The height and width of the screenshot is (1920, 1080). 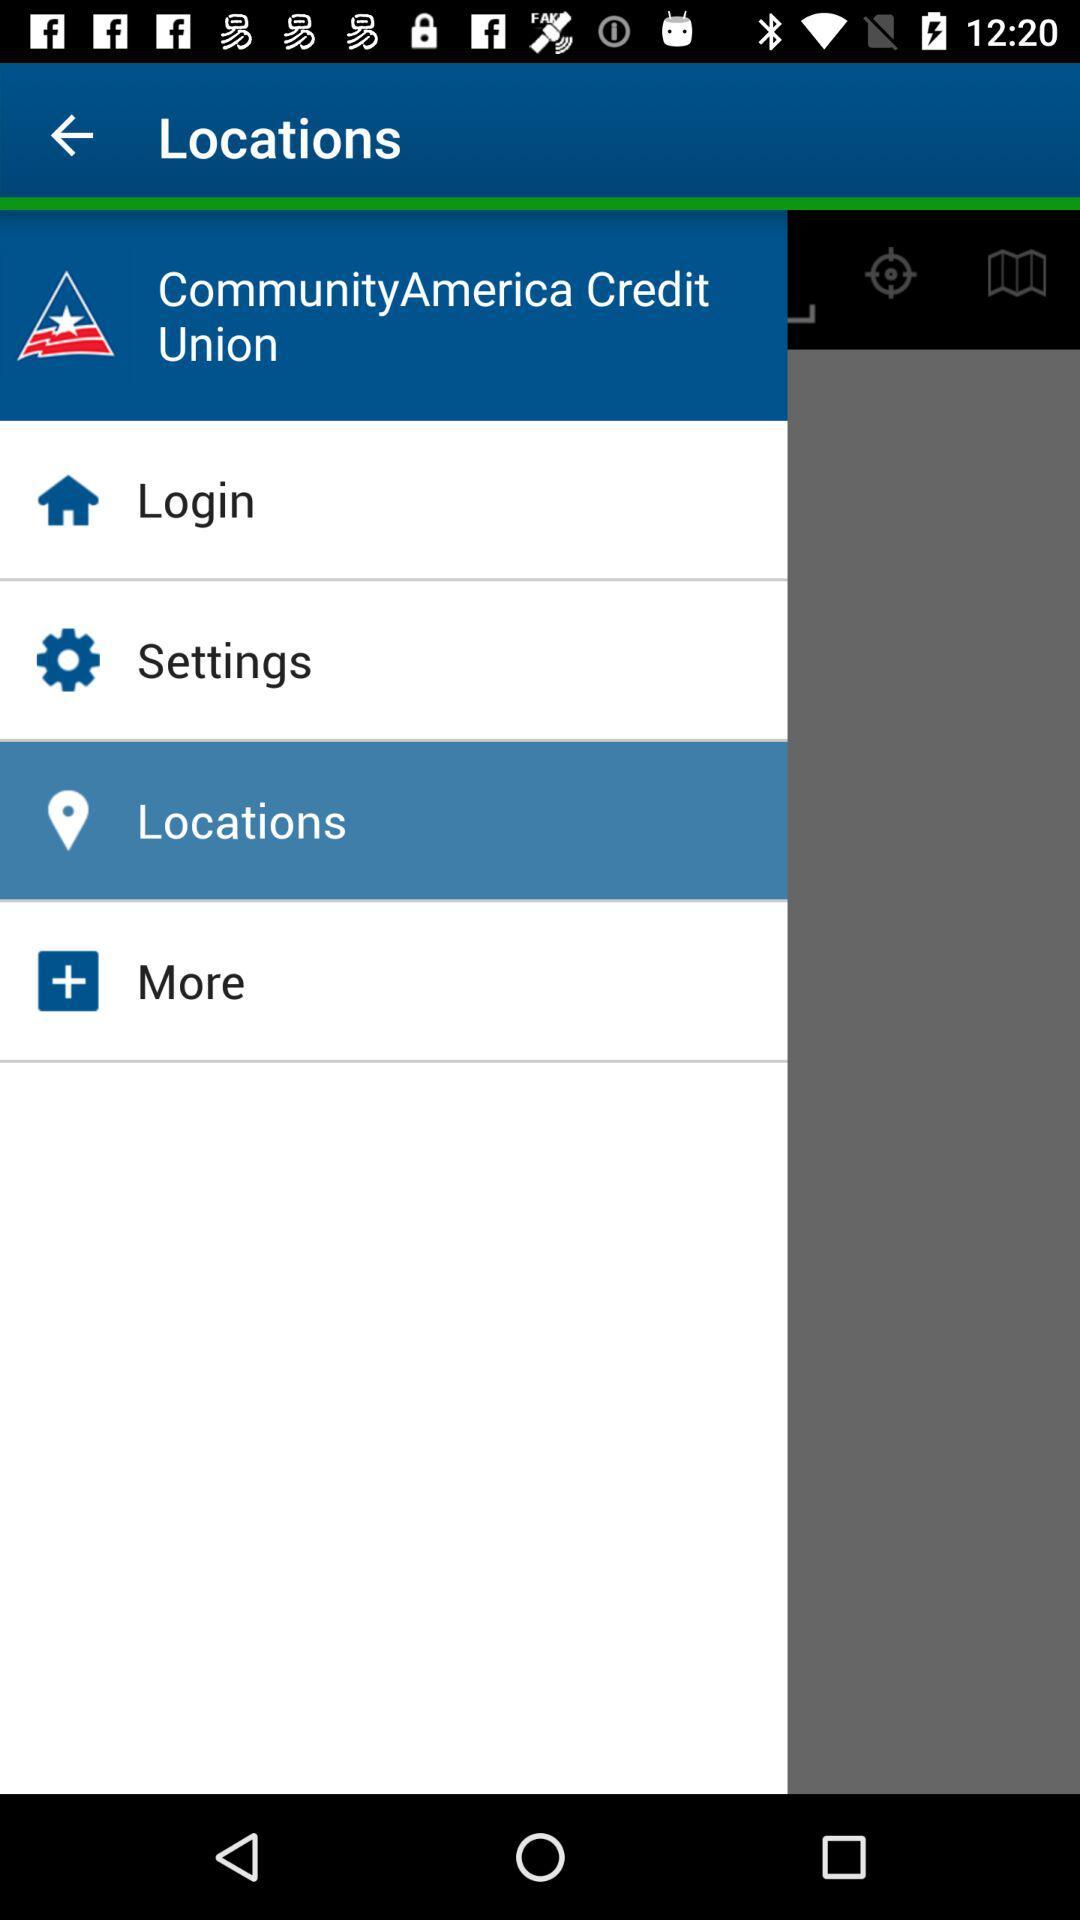 What do you see at coordinates (1017, 272) in the screenshot?
I see `the book icon` at bounding box center [1017, 272].